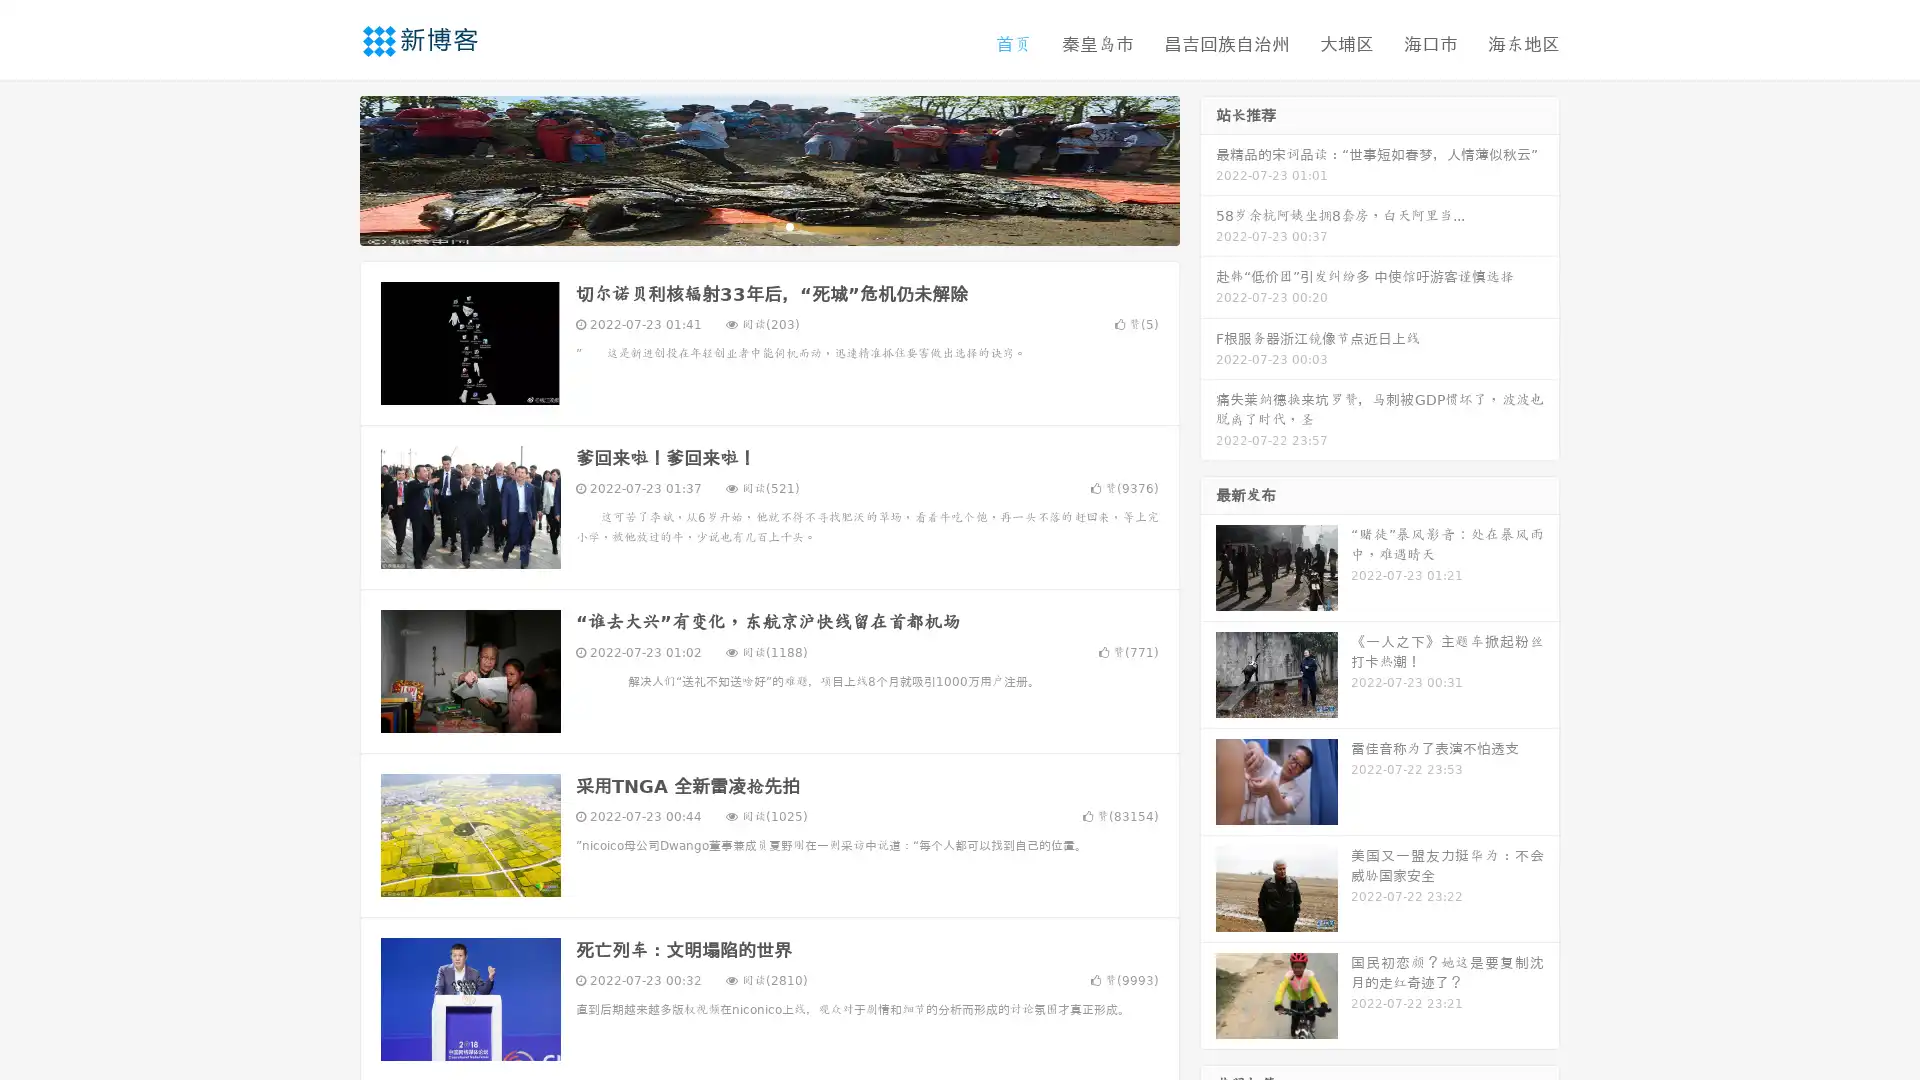 Image resolution: width=1920 pixels, height=1080 pixels. What do you see at coordinates (789, 225) in the screenshot?
I see `Go to slide 3` at bounding box center [789, 225].